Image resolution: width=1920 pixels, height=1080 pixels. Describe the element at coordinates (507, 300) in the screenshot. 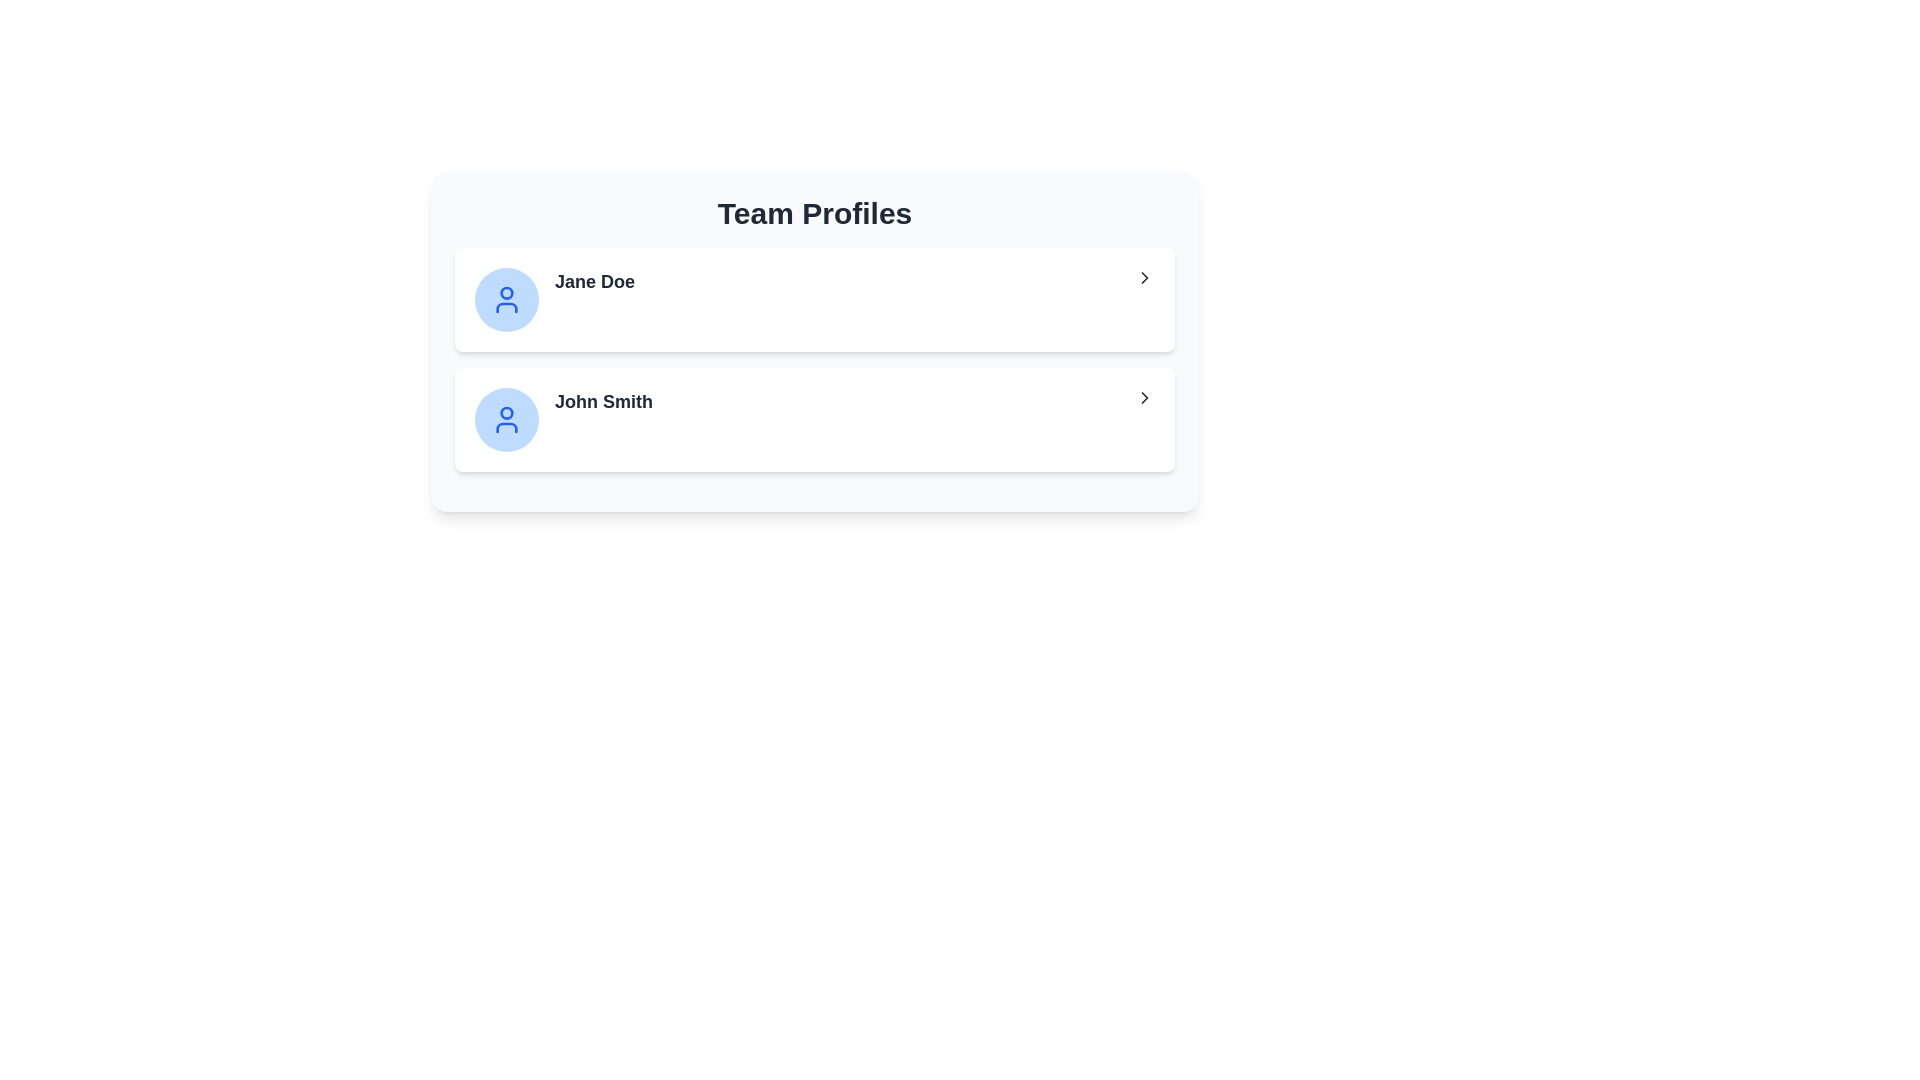

I see `the user profile icon for 'John Smith' located within a blue circular background in the second row of the 'Team Profiles' section` at that location.